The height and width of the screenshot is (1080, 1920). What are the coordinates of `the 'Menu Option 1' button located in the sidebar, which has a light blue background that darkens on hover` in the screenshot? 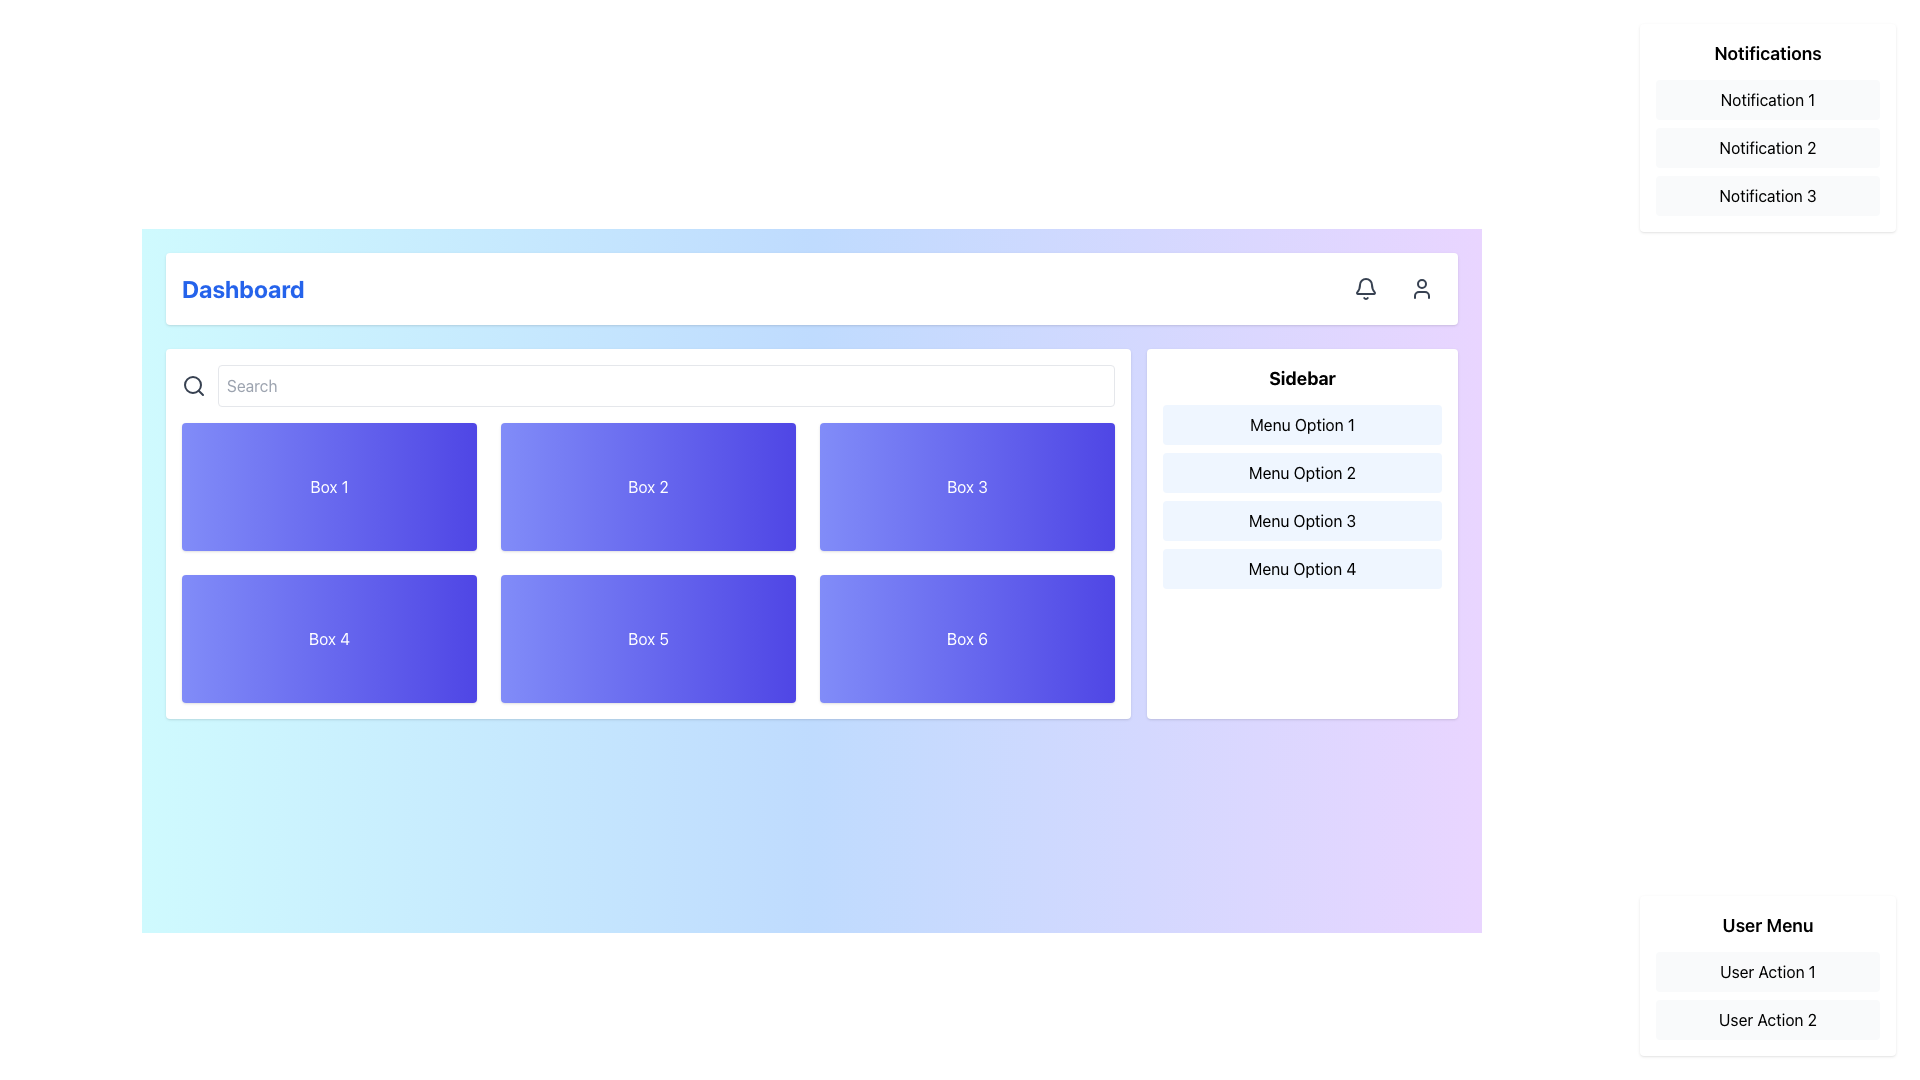 It's located at (1302, 423).